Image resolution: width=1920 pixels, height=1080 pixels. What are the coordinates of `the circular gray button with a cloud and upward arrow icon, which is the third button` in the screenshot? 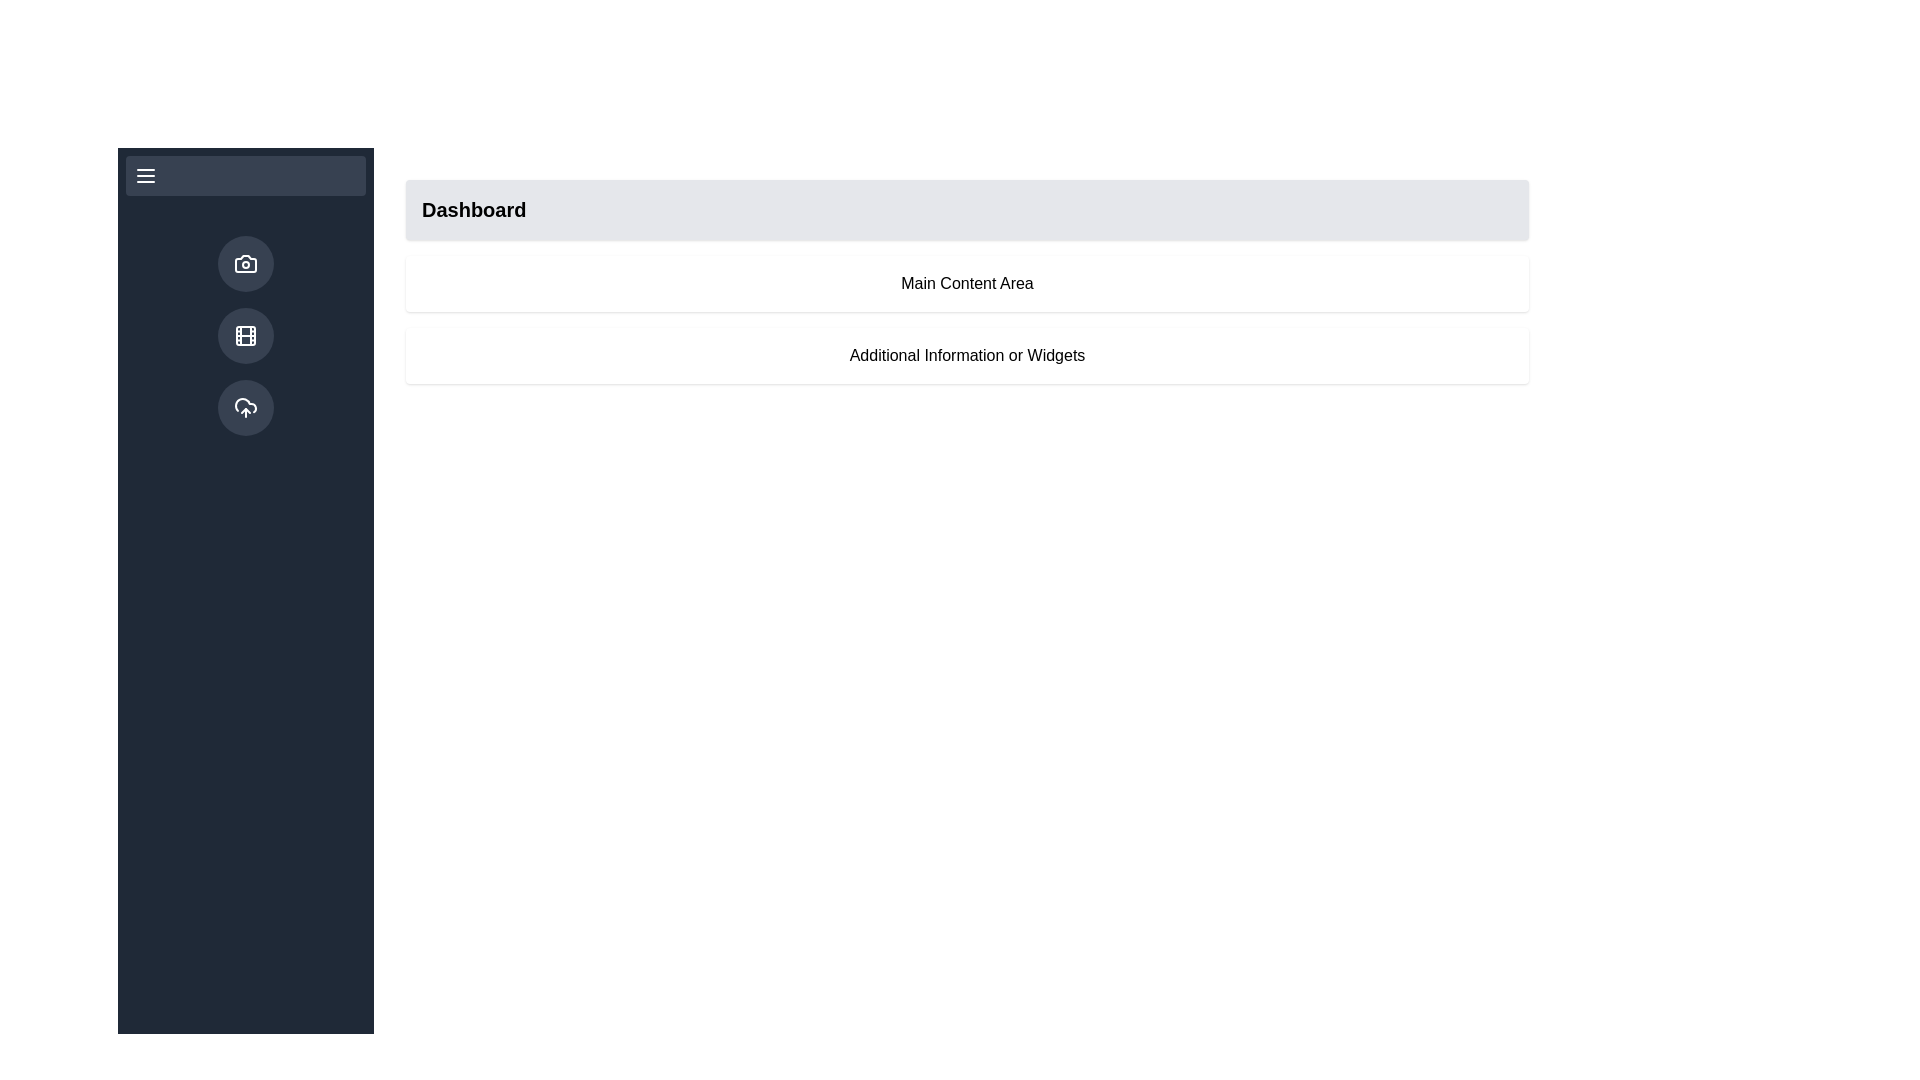 It's located at (244, 407).